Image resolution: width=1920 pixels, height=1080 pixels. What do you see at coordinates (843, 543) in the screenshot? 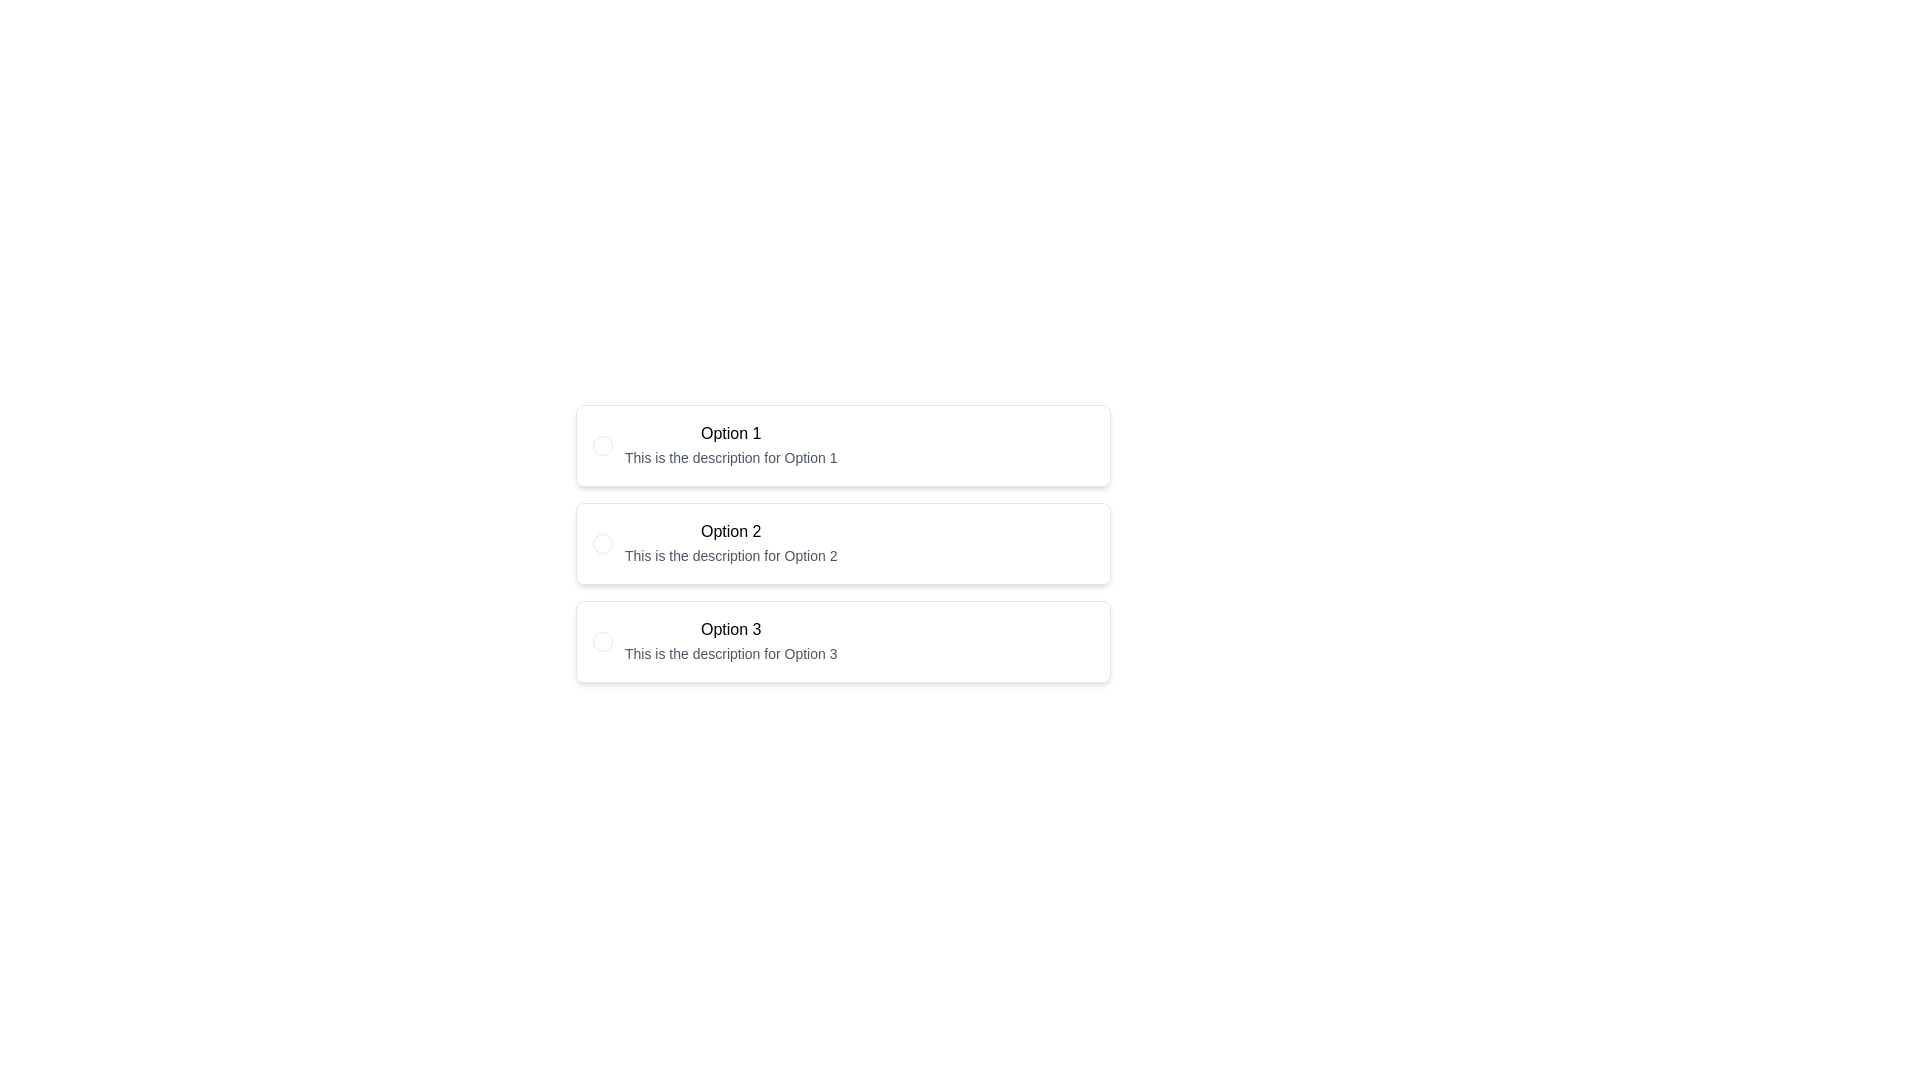
I see `the second radio option in the group` at bounding box center [843, 543].